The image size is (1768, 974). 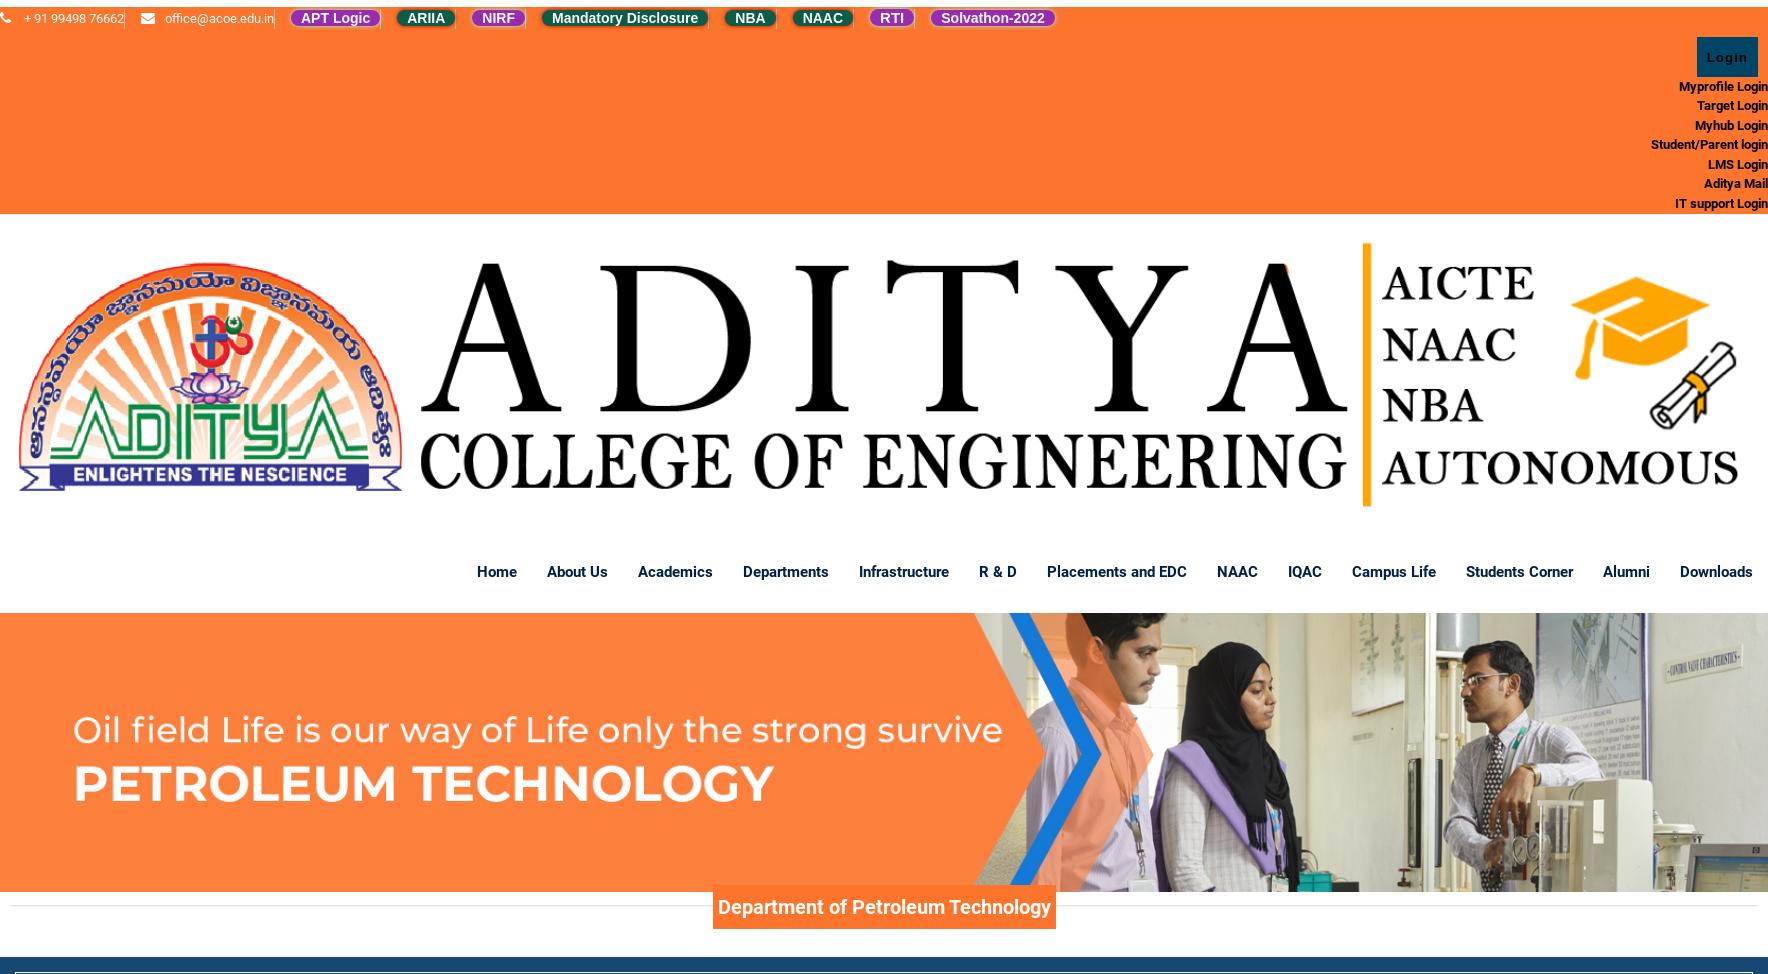 What do you see at coordinates (1709, 143) in the screenshot?
I see `'Student/Parent login'` at bounding box center [1709, 143].